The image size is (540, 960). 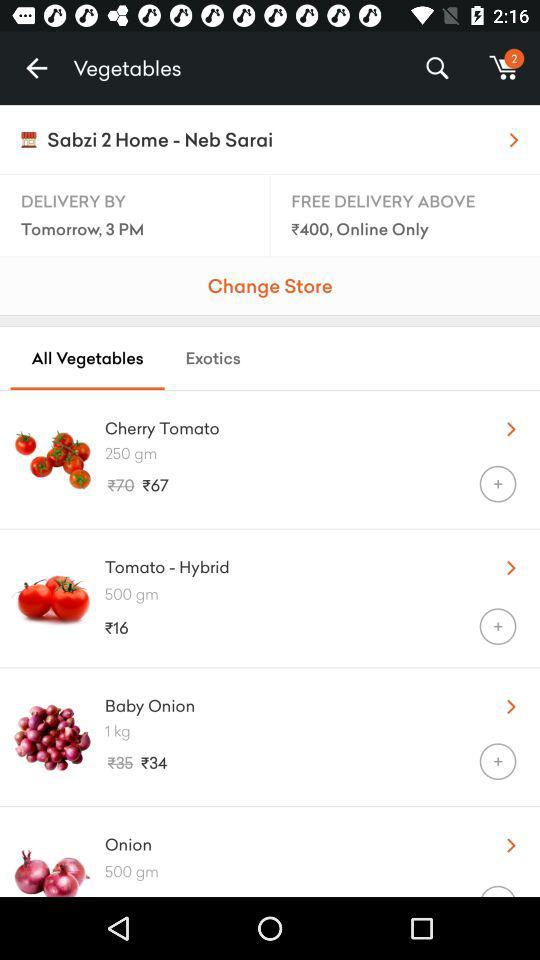 I want to click on item to the left of + icon, so click(x=268, y=626).